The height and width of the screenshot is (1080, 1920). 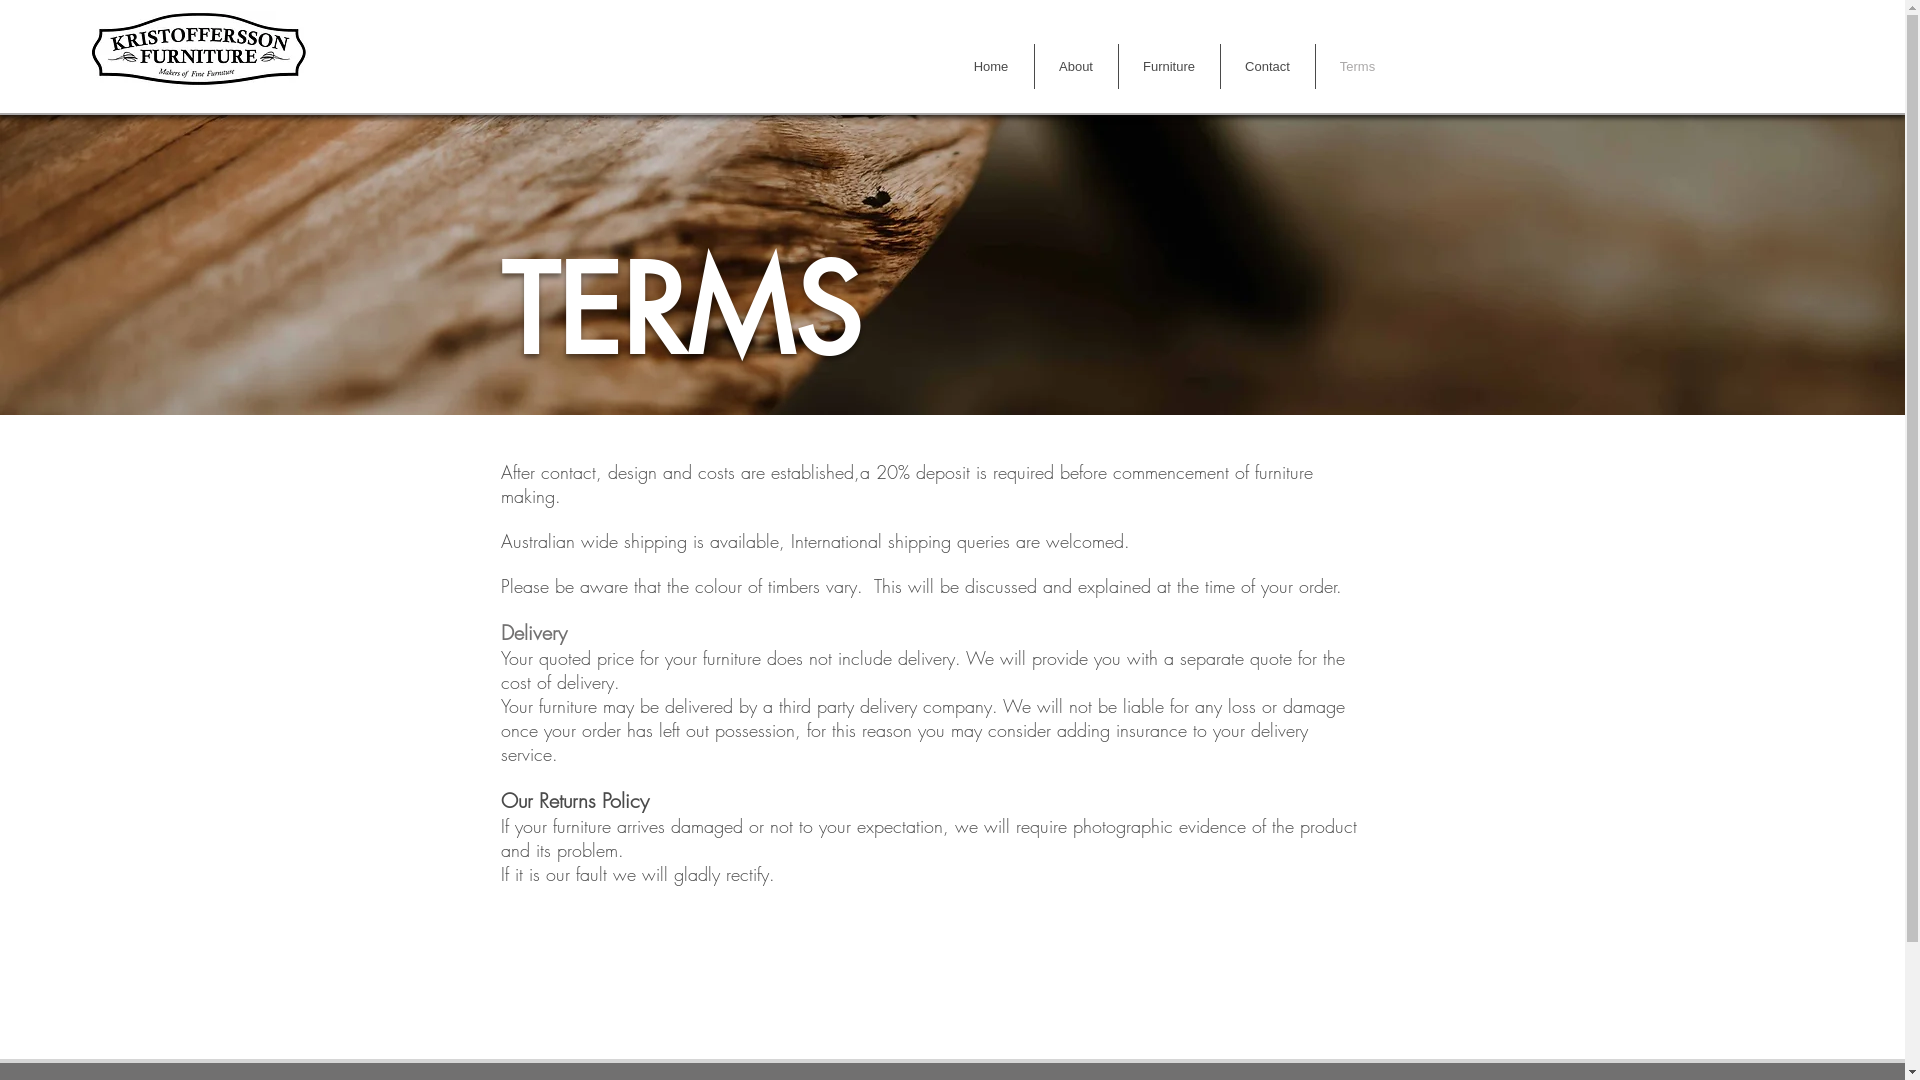 I want to click on 'Furniture', so click(x=1168, y=65).